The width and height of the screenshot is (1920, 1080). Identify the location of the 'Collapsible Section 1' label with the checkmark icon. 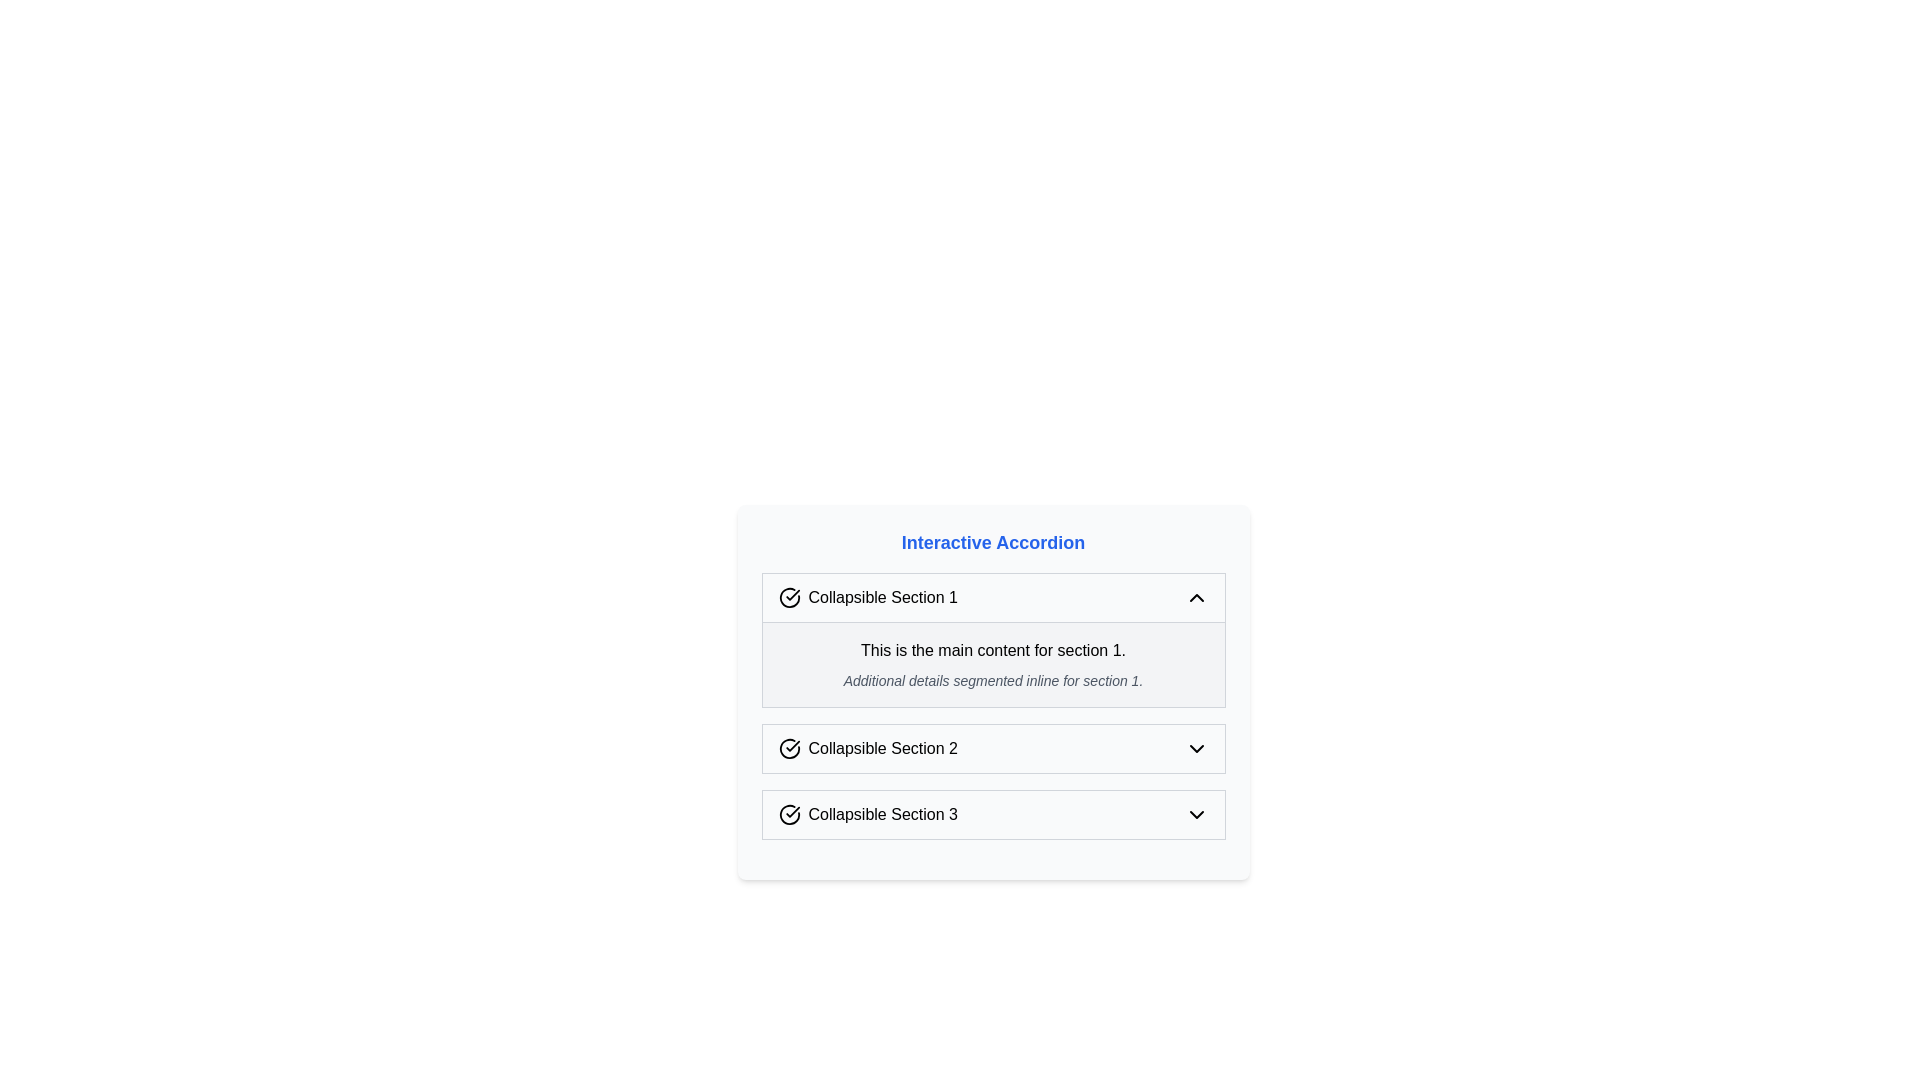
(868, 596).